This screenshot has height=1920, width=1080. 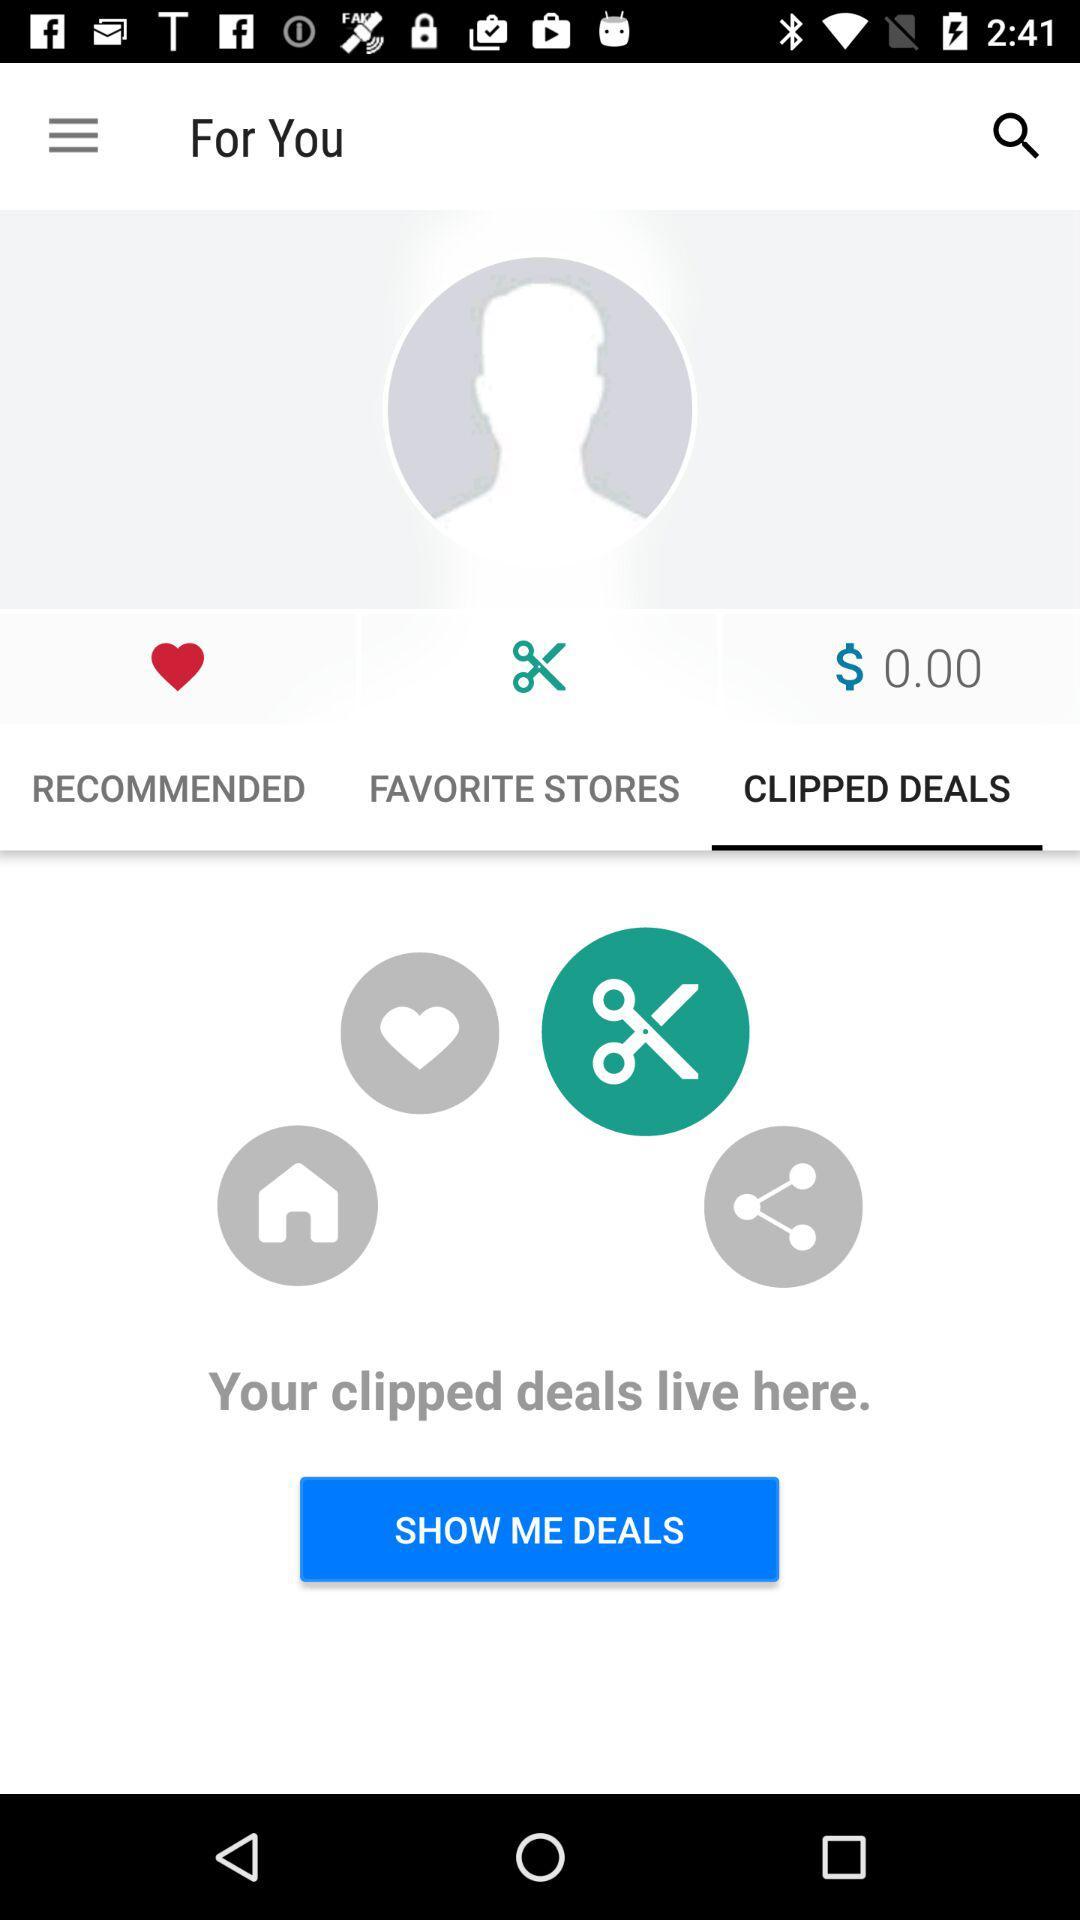 What do you see at coordinates (1017, 135) in the screenshot?
I see `the icon next to the for you app` at bounding box center [1017, 135].